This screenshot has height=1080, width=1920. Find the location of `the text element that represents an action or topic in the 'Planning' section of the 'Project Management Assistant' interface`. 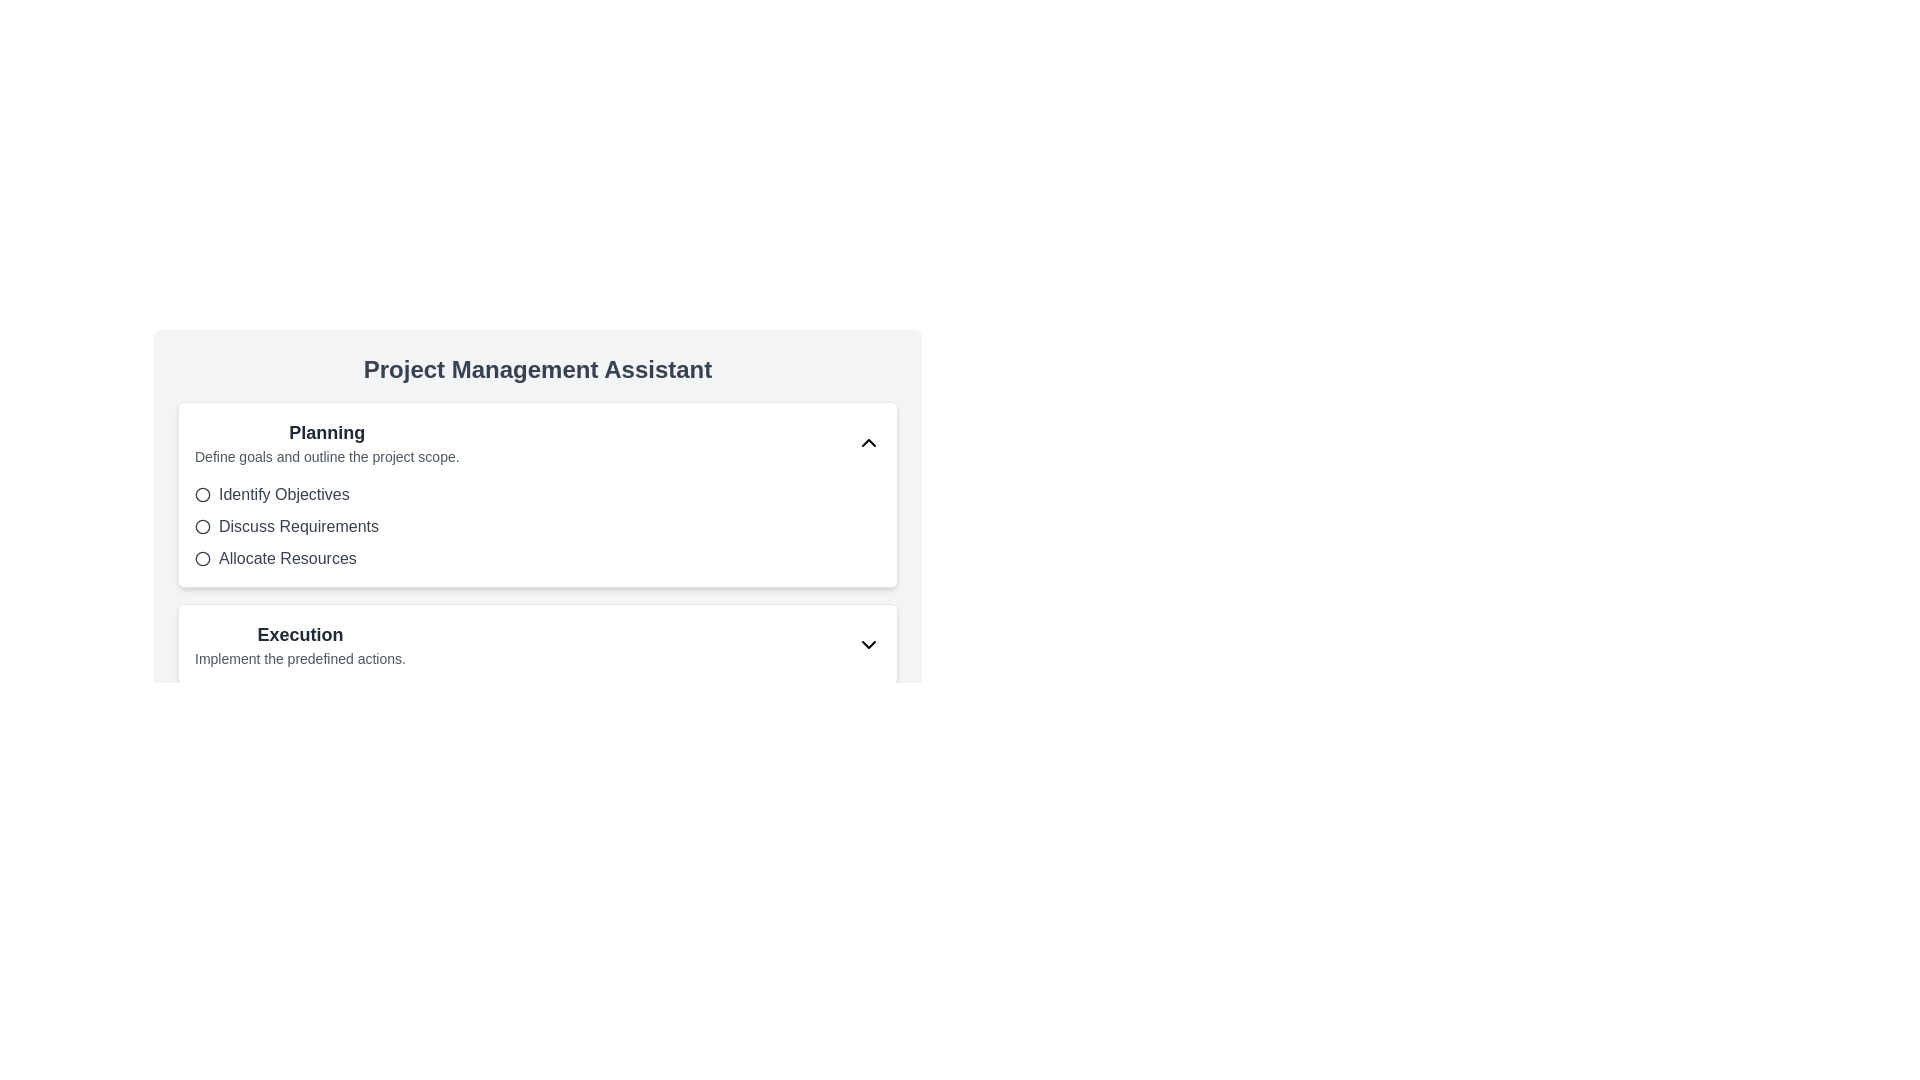

the text element that represents an action or topic in the 'Planning' section of the 'Project Management Assistant' interface is located at coordinates (283, 494).